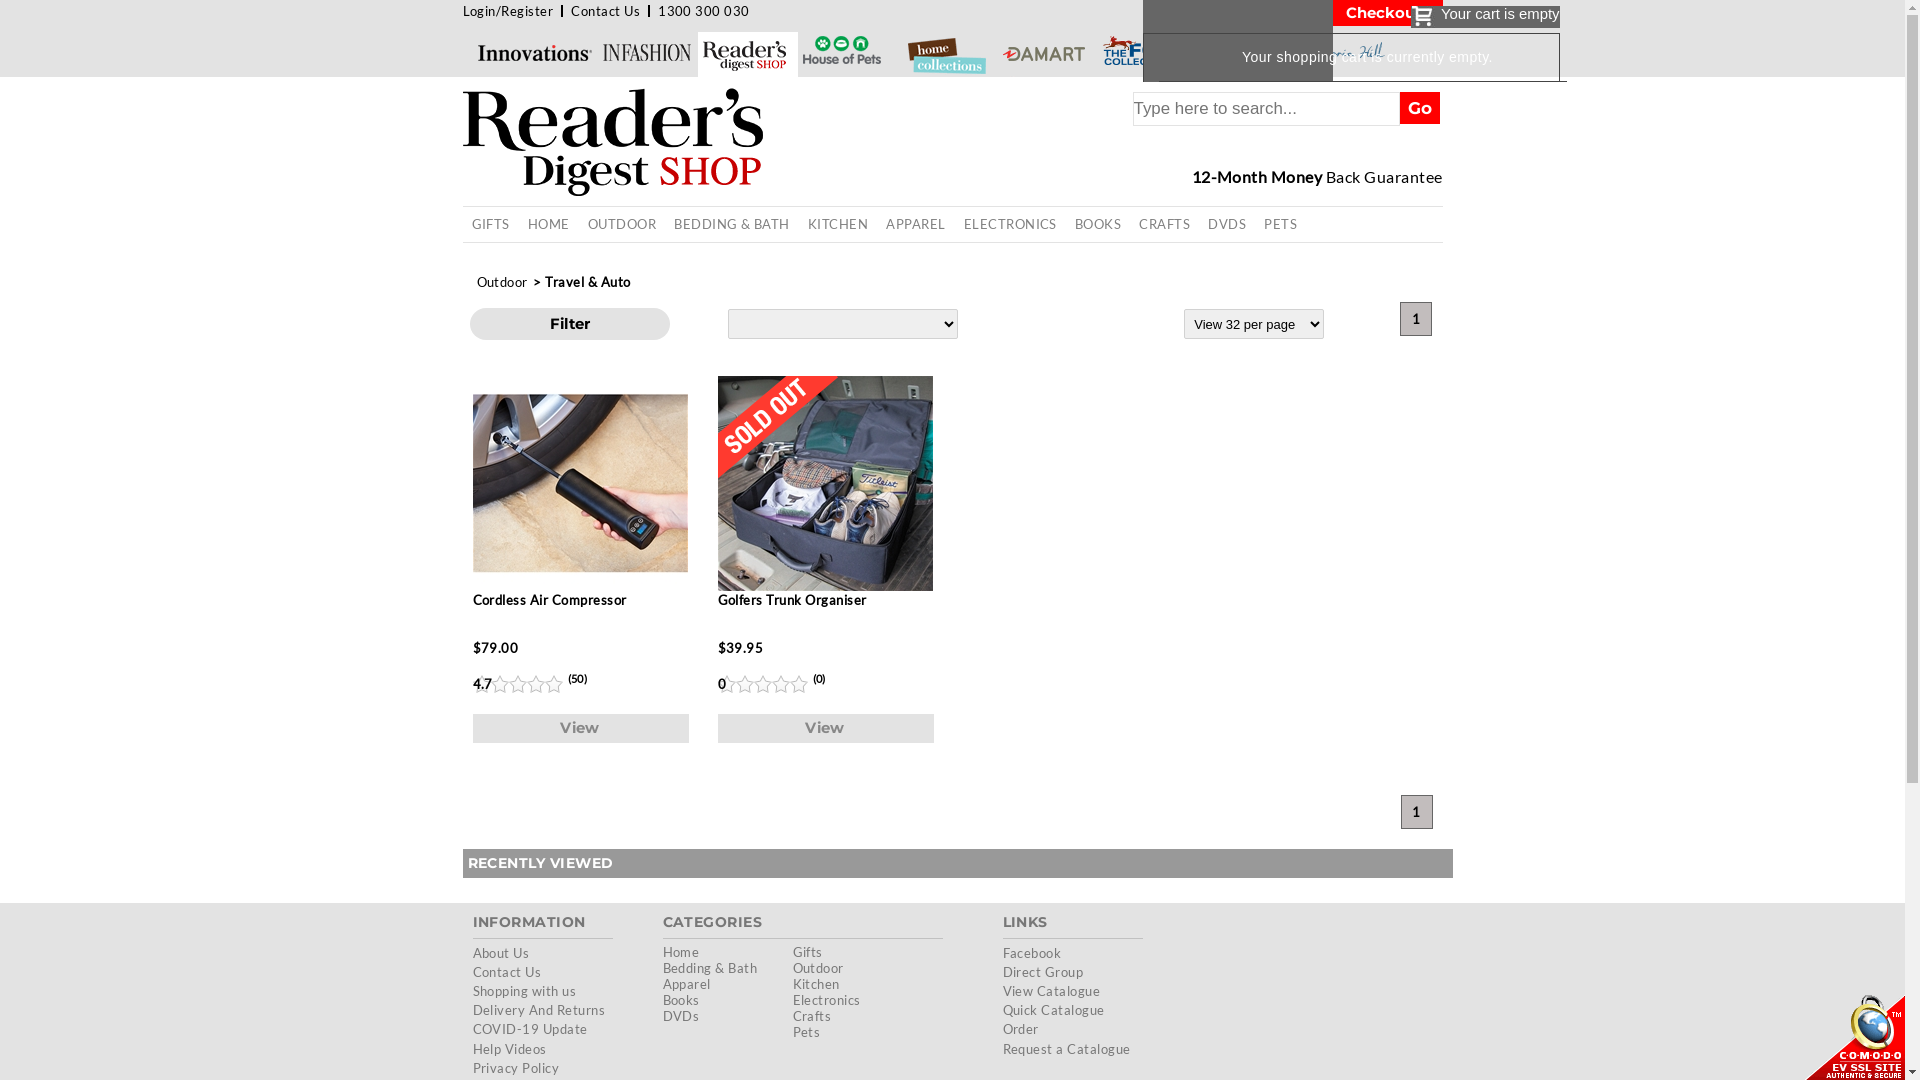  Describe the element at coordinates (1051, 1019) in the screenshot. I see `'Quick Catalogue Order'` at that location.